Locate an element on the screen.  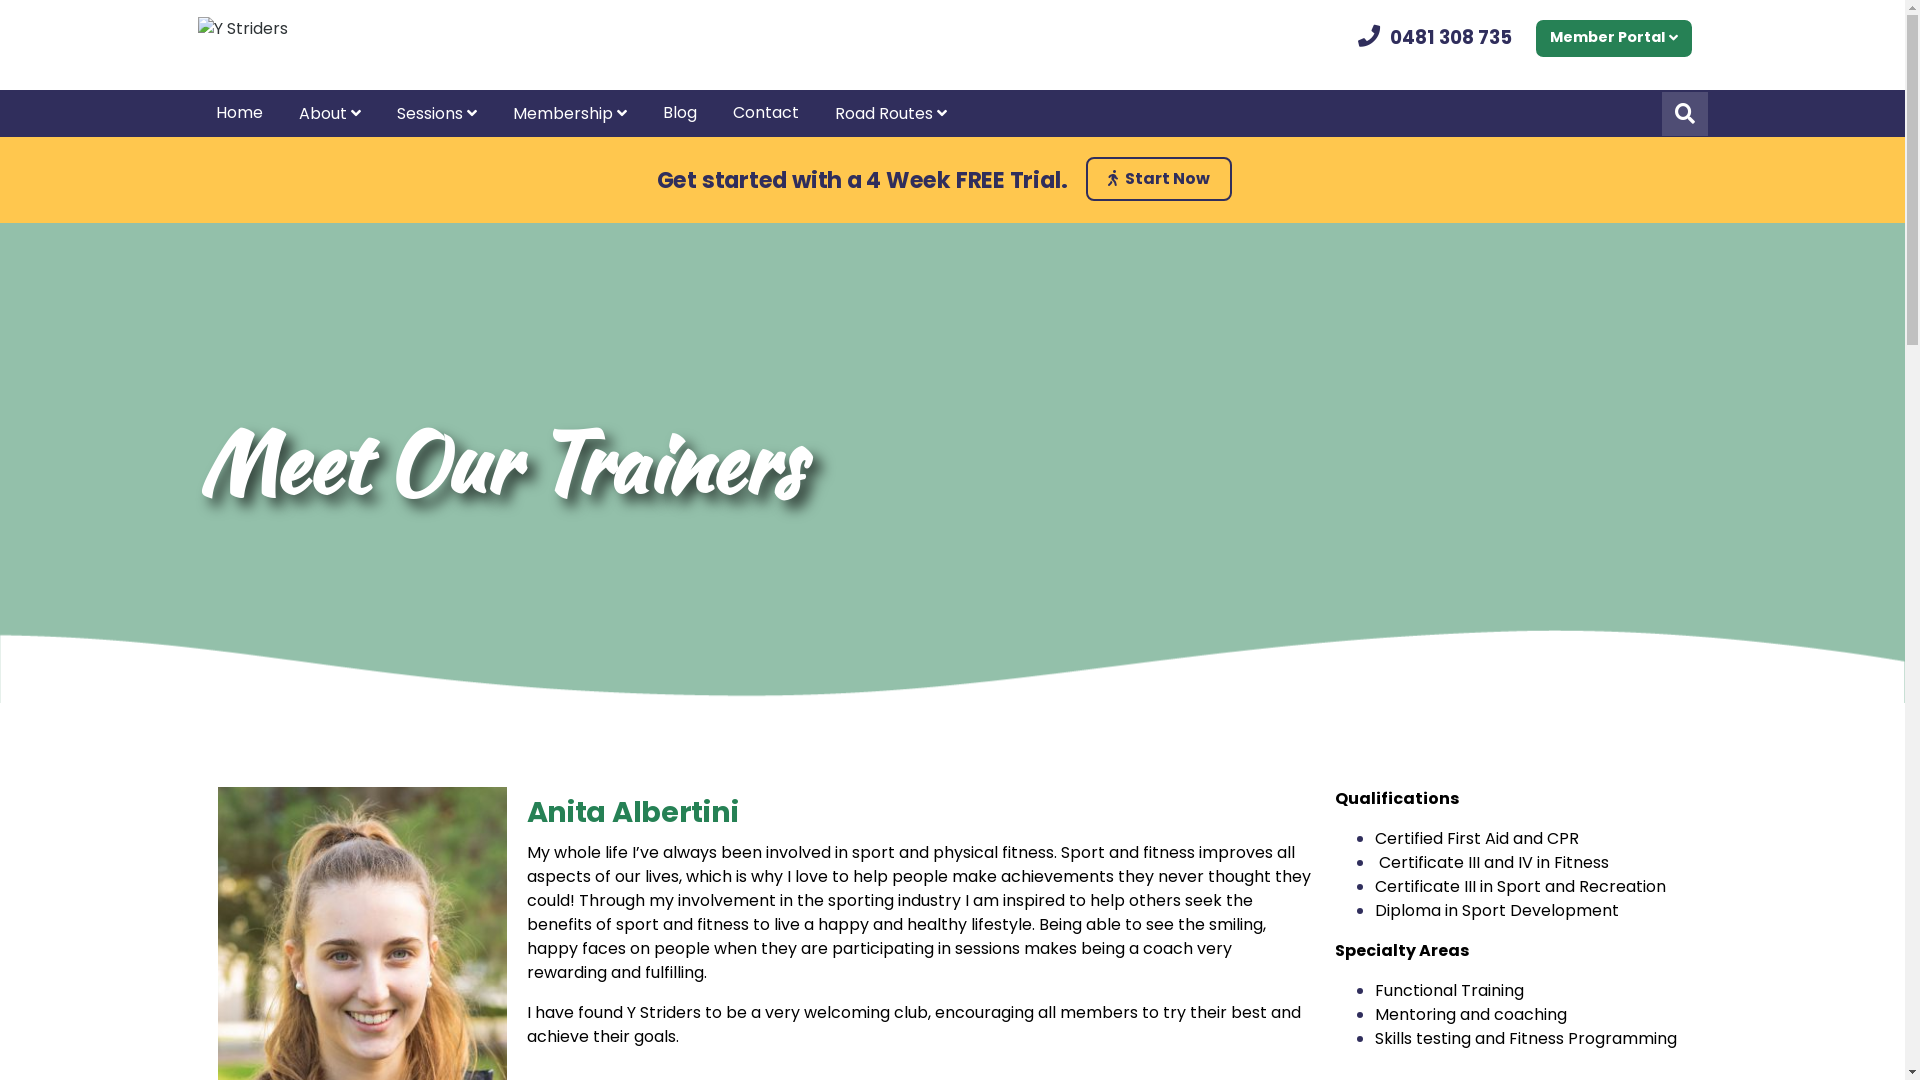
'Search' is located at coordinates (1683, 114).